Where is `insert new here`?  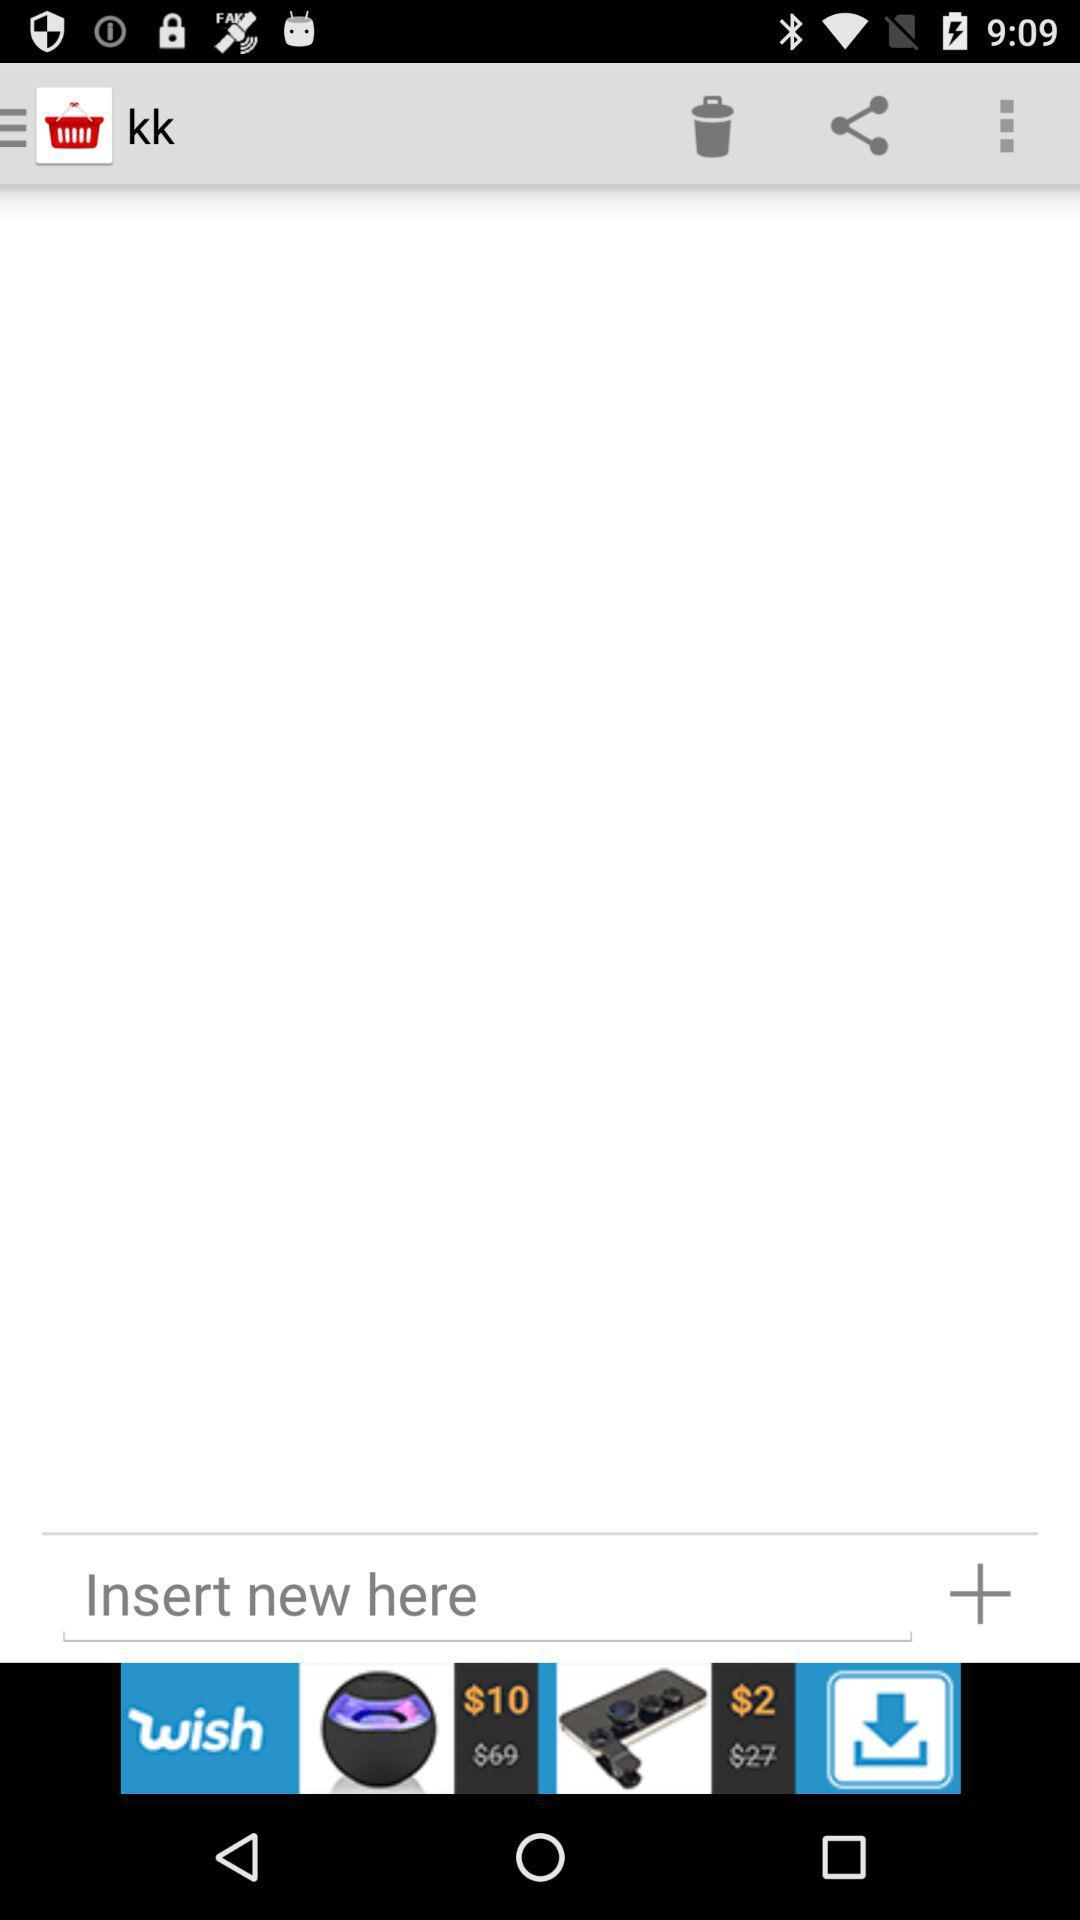 insert new here is located at coordinates (487, 1592).